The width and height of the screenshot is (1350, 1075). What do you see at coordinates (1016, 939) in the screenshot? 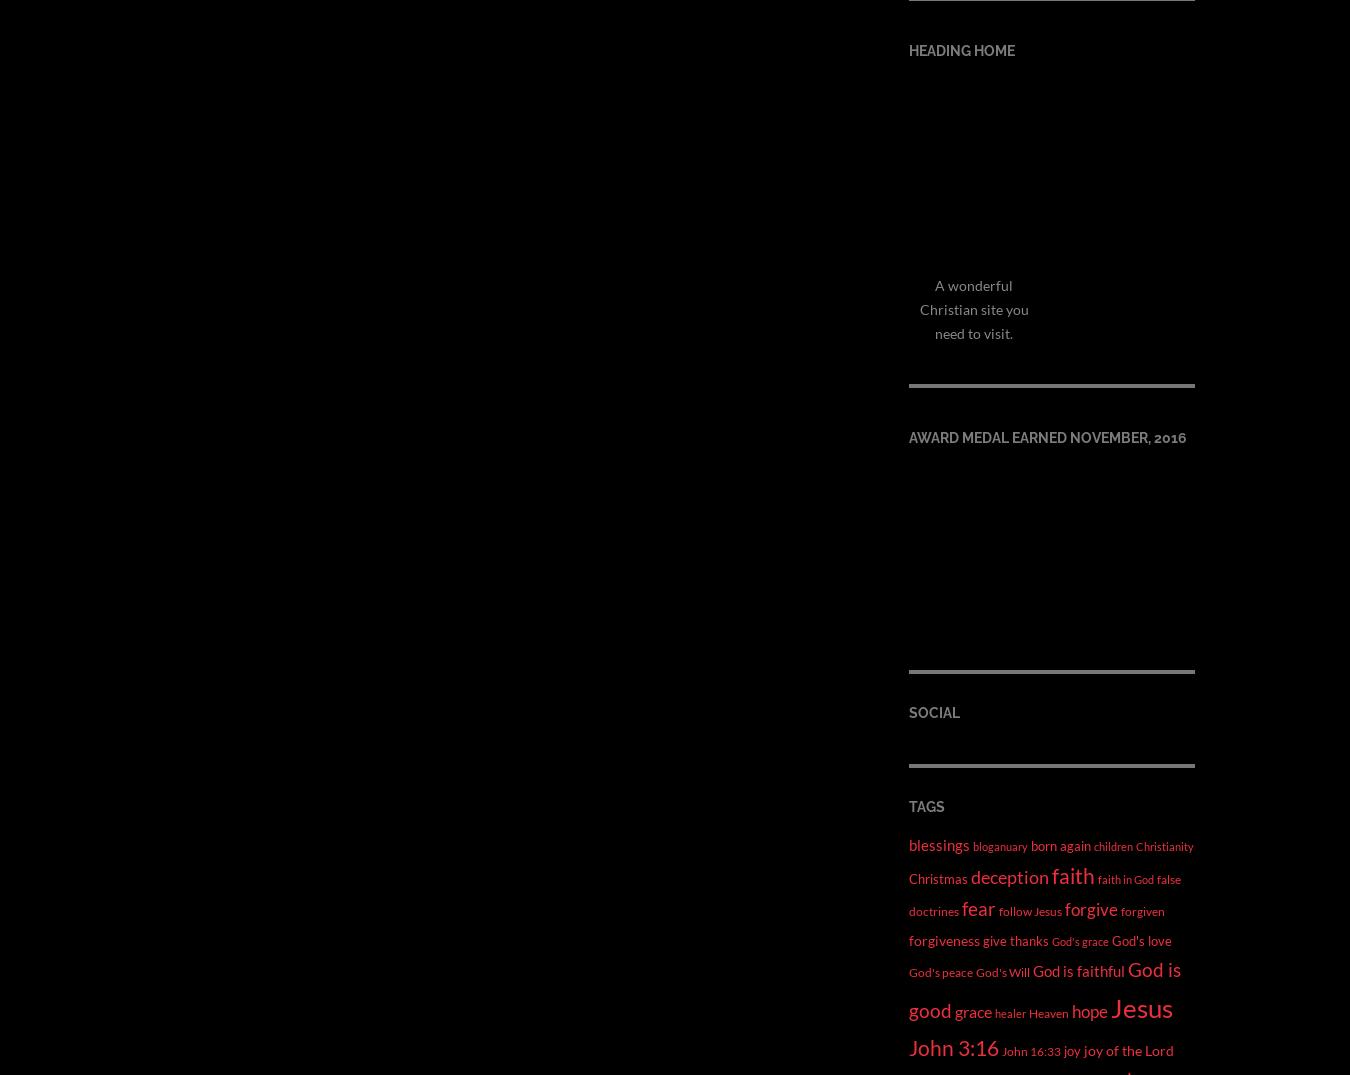
I see `'give thanks'` at bounding box center [1016, 939].